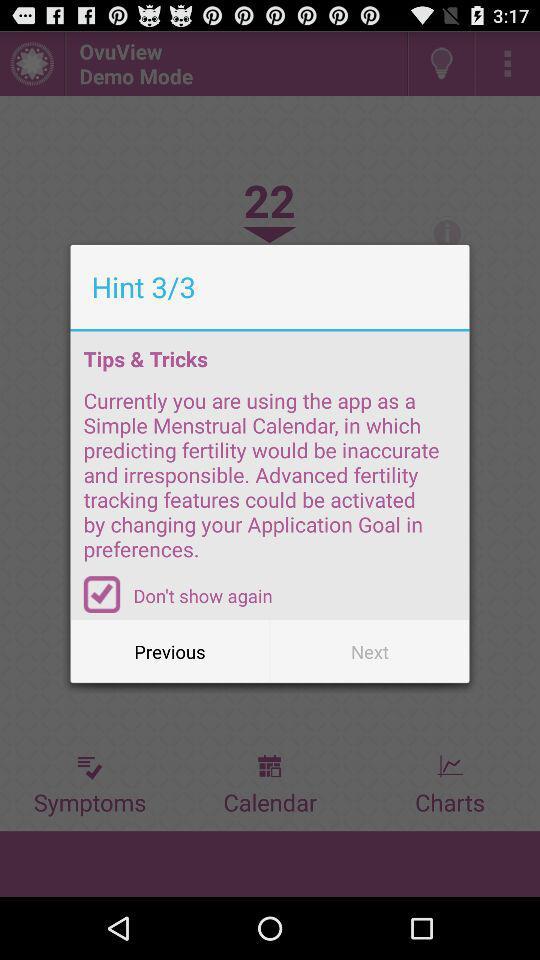 The height and width of the screenshot is (960, 540). I want to click on the button to the left of the next icon, so click(170, 650).